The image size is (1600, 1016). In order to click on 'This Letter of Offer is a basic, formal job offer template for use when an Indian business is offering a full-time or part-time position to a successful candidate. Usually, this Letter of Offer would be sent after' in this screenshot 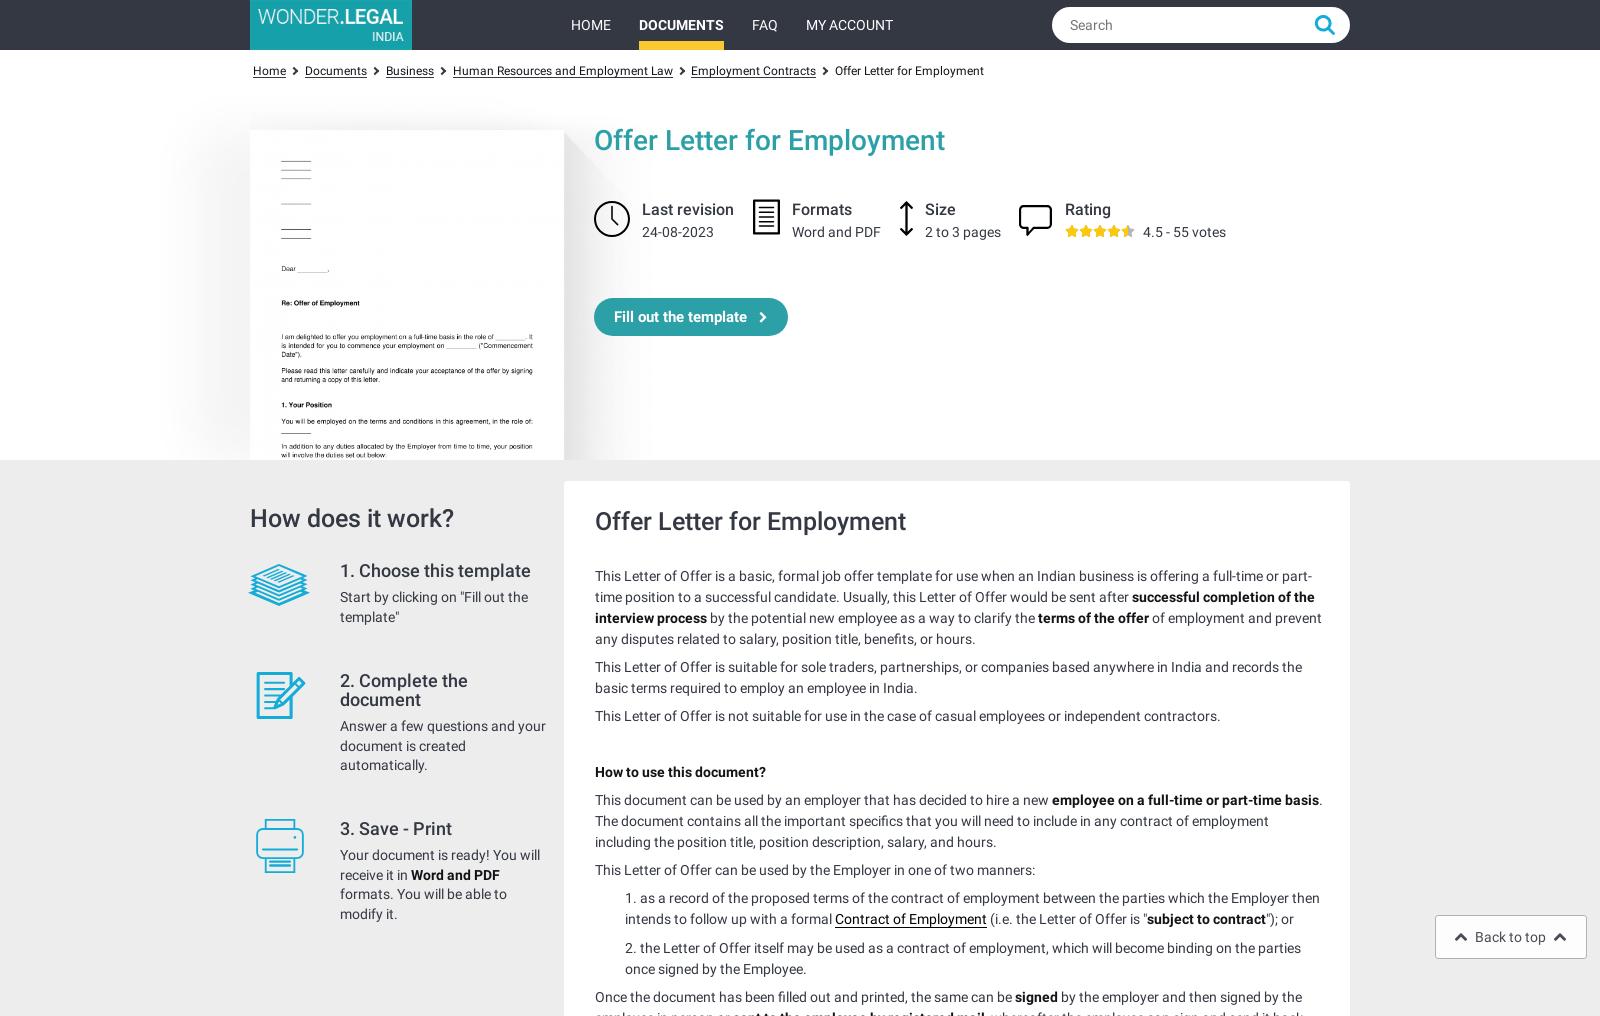, I will do `click(952, 586)`.